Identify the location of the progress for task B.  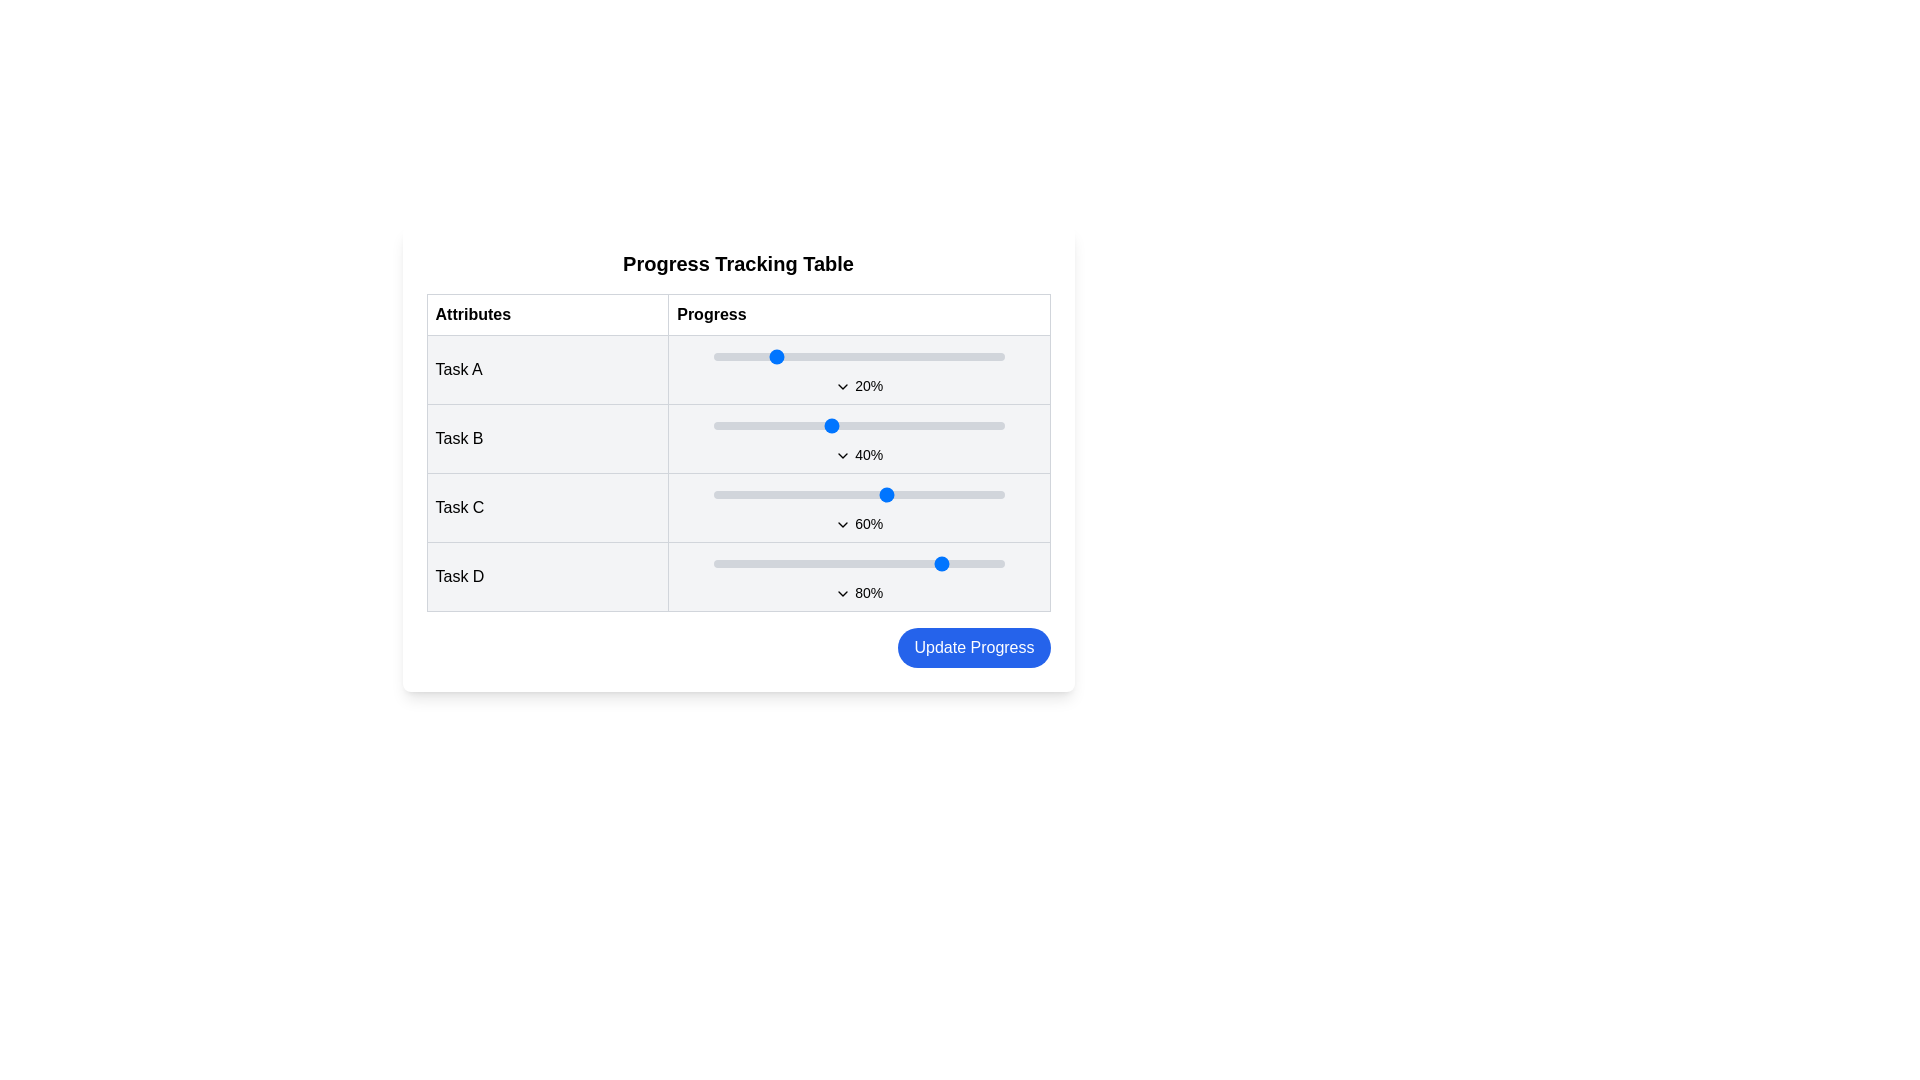
(747, 424).